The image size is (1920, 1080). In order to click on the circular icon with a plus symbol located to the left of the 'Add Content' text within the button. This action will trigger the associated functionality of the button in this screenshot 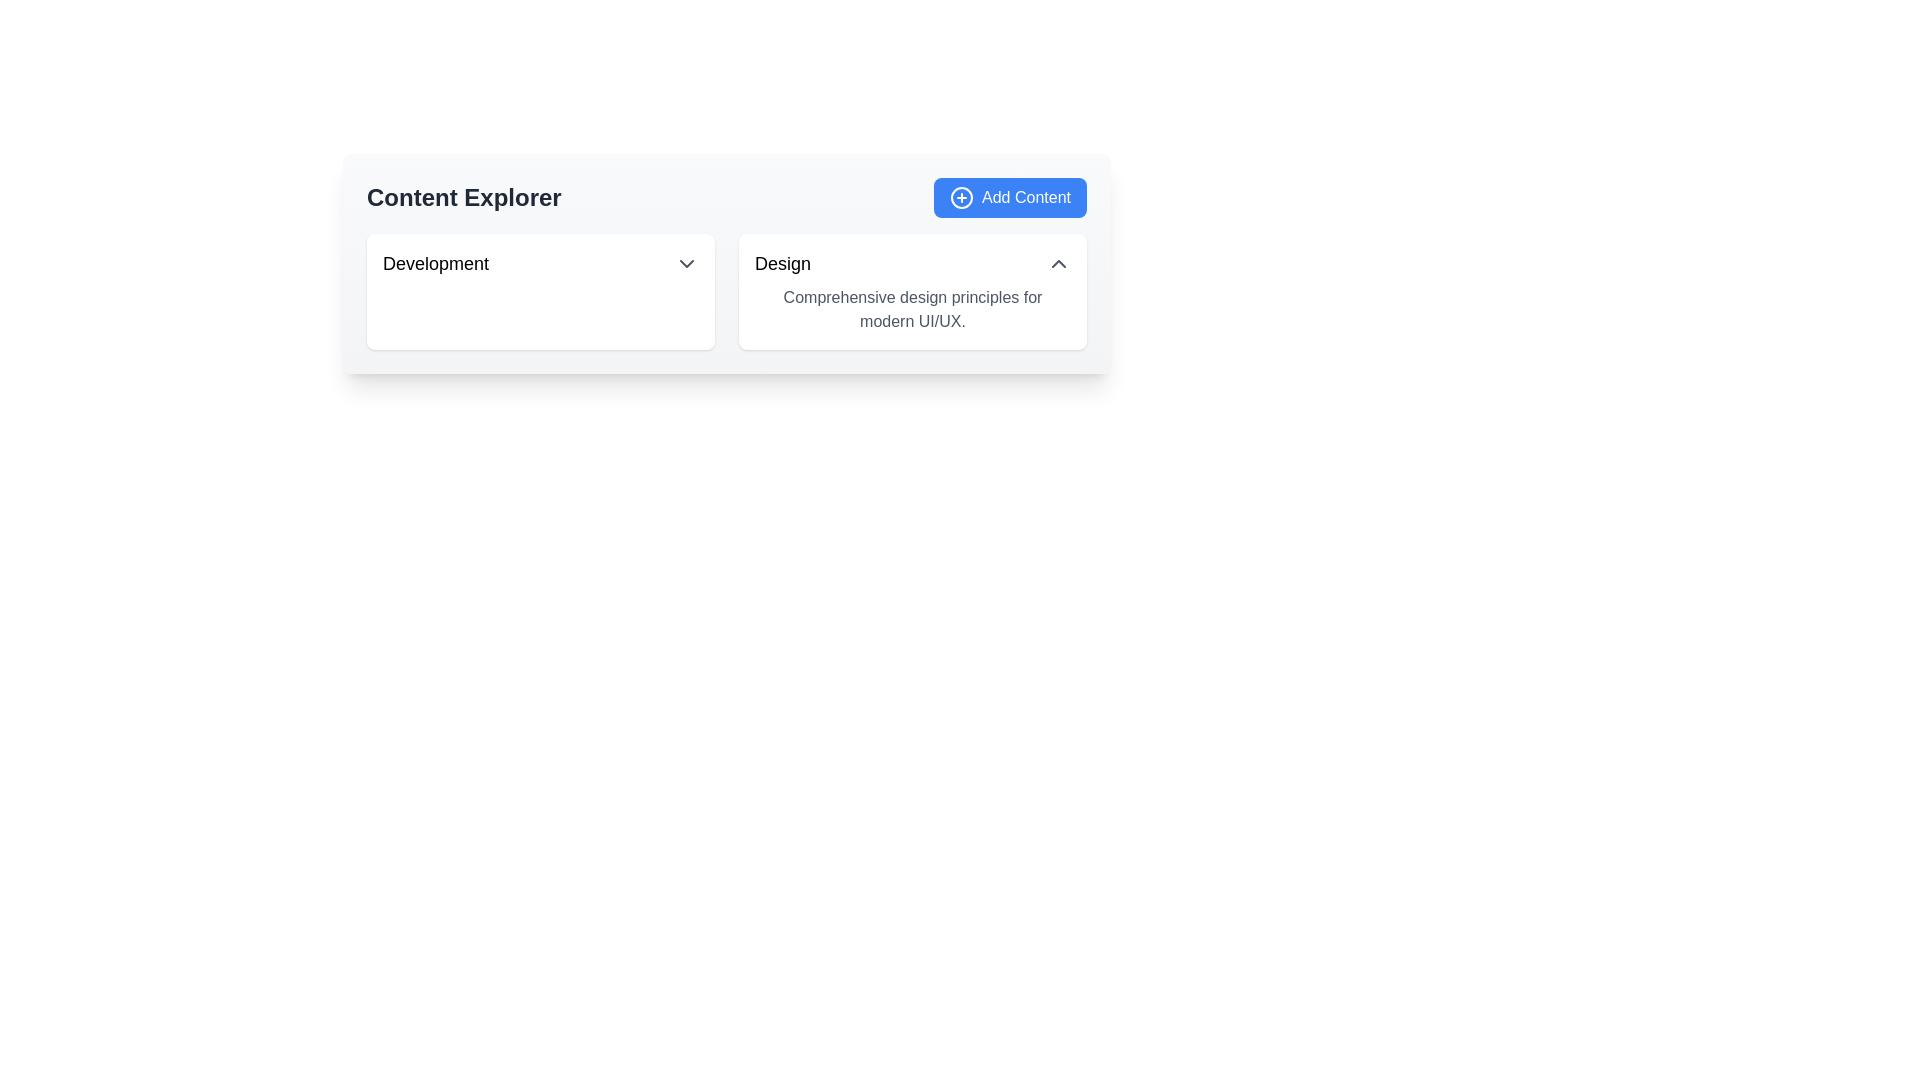, I will do `click(962, 197)`.